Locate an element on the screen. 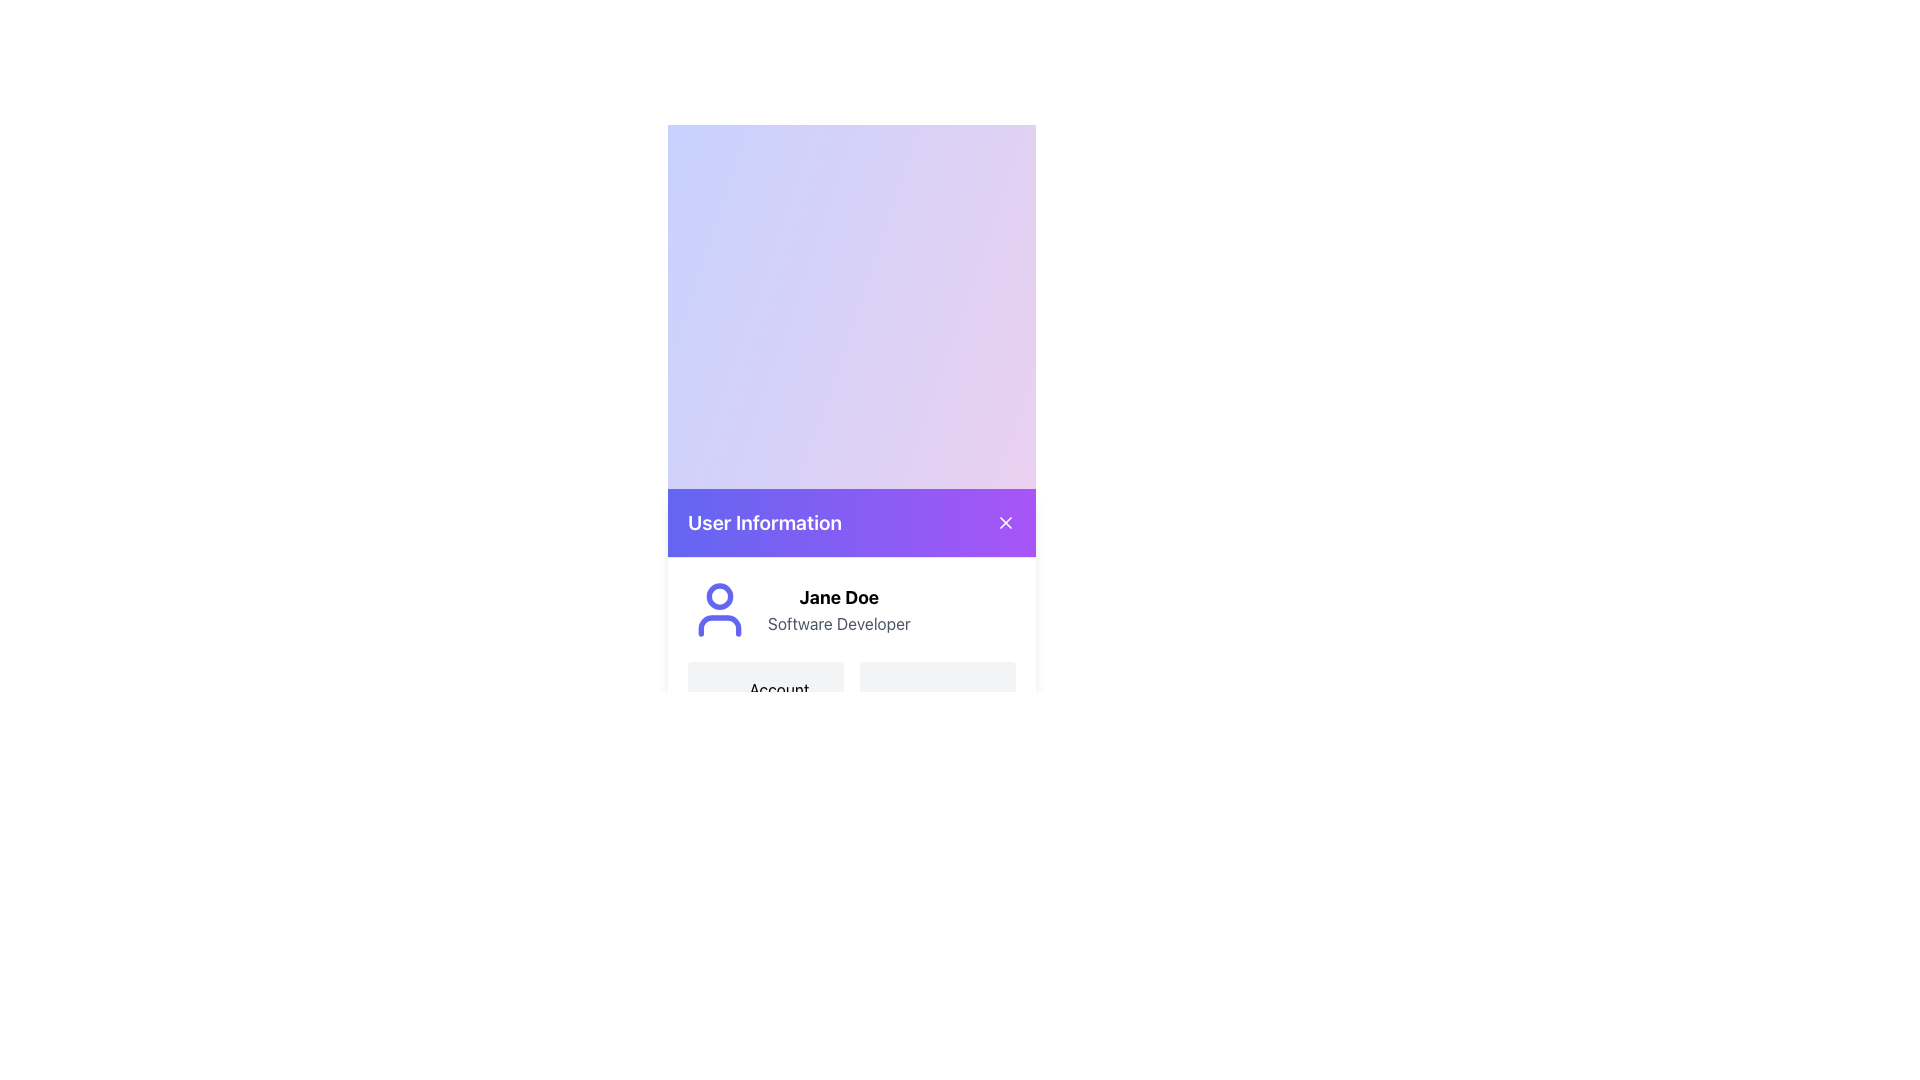 The width and height of the screenshot is (1920, 1080). SVG Circle element representing the user's head in the 'User Information' section, which is visually part of the user profile icon directly above the name 'Jane Doe.' is located at coordinates (720, 595).